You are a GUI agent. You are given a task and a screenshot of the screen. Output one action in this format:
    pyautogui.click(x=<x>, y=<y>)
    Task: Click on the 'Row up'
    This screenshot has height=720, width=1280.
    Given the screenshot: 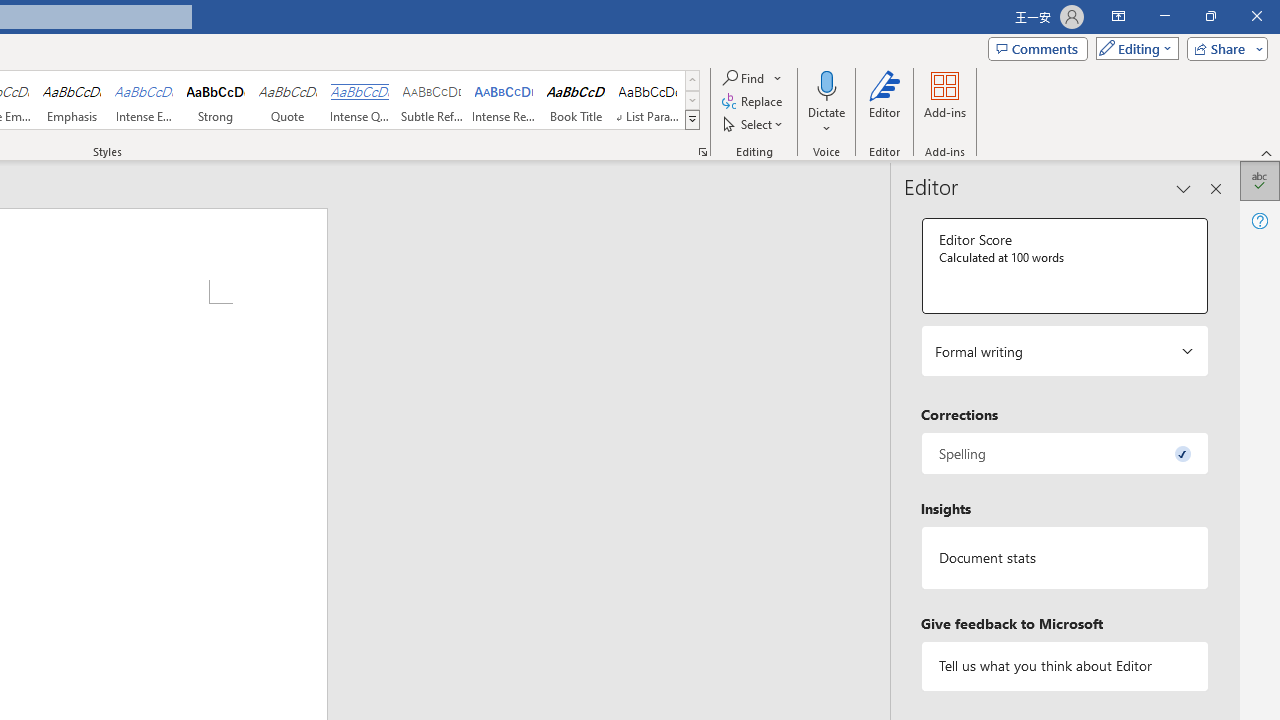 What is the action you would take?
    pyautogui.click(x=692, y=79)
    